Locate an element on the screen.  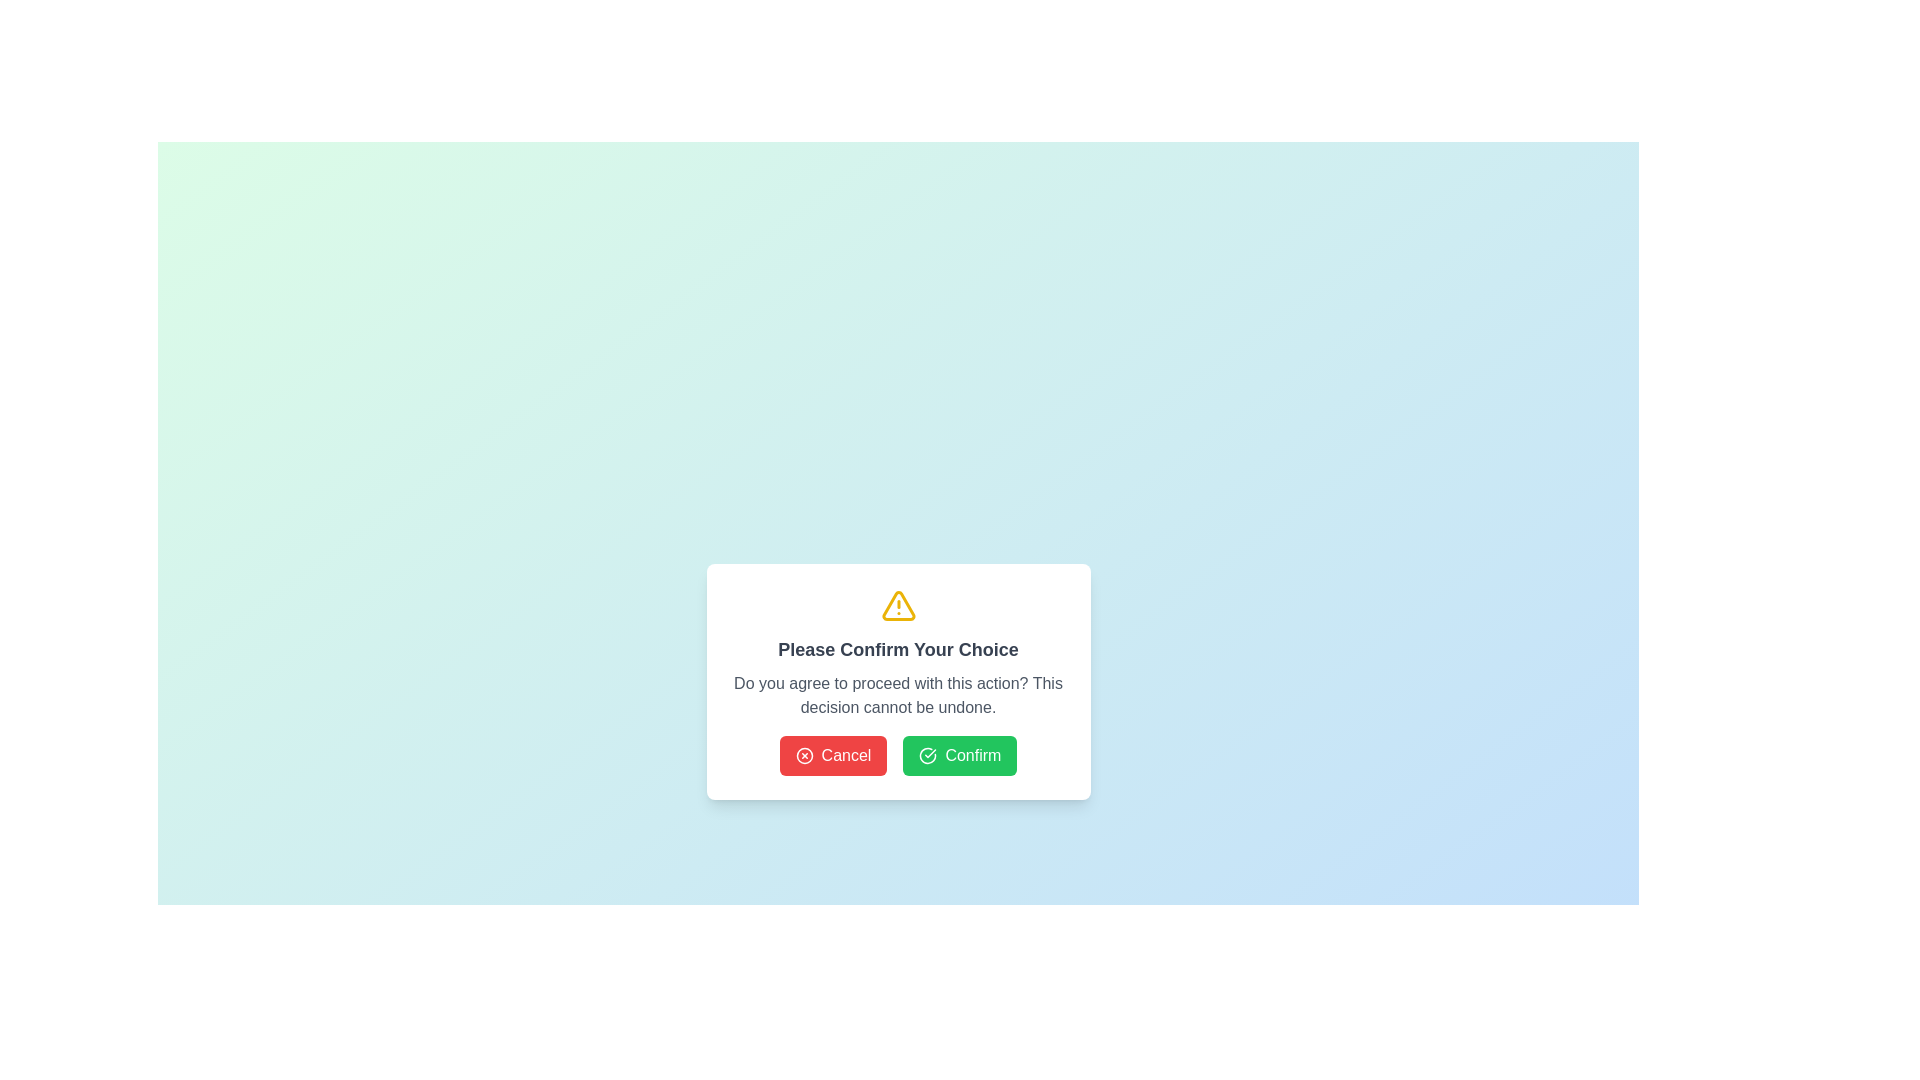
the Confirm button's graphical icon, which is the leftmost component inside the button is located at coordinates (927, 756).